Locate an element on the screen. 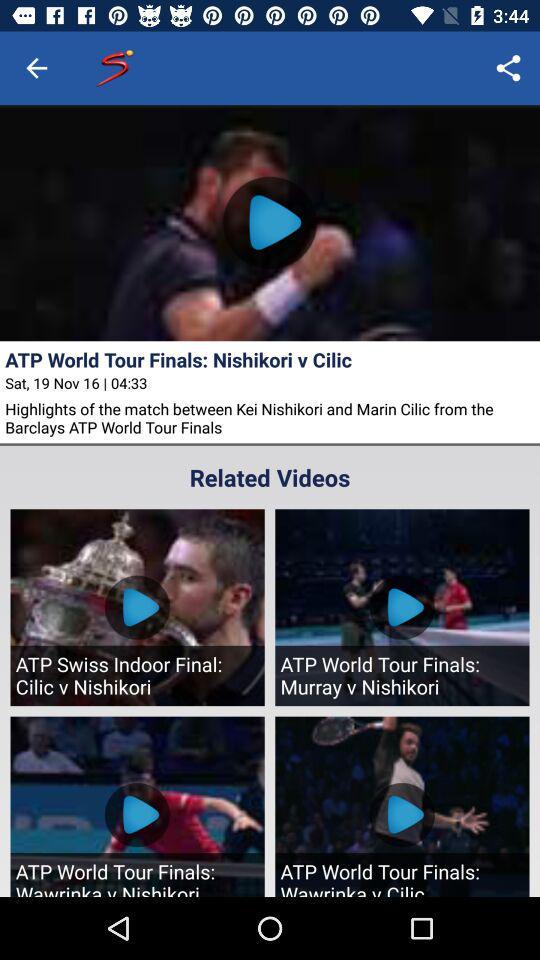 The width and height of the screenshot is (540, 960). icon to play the videos is located at coordinates (270, 223).